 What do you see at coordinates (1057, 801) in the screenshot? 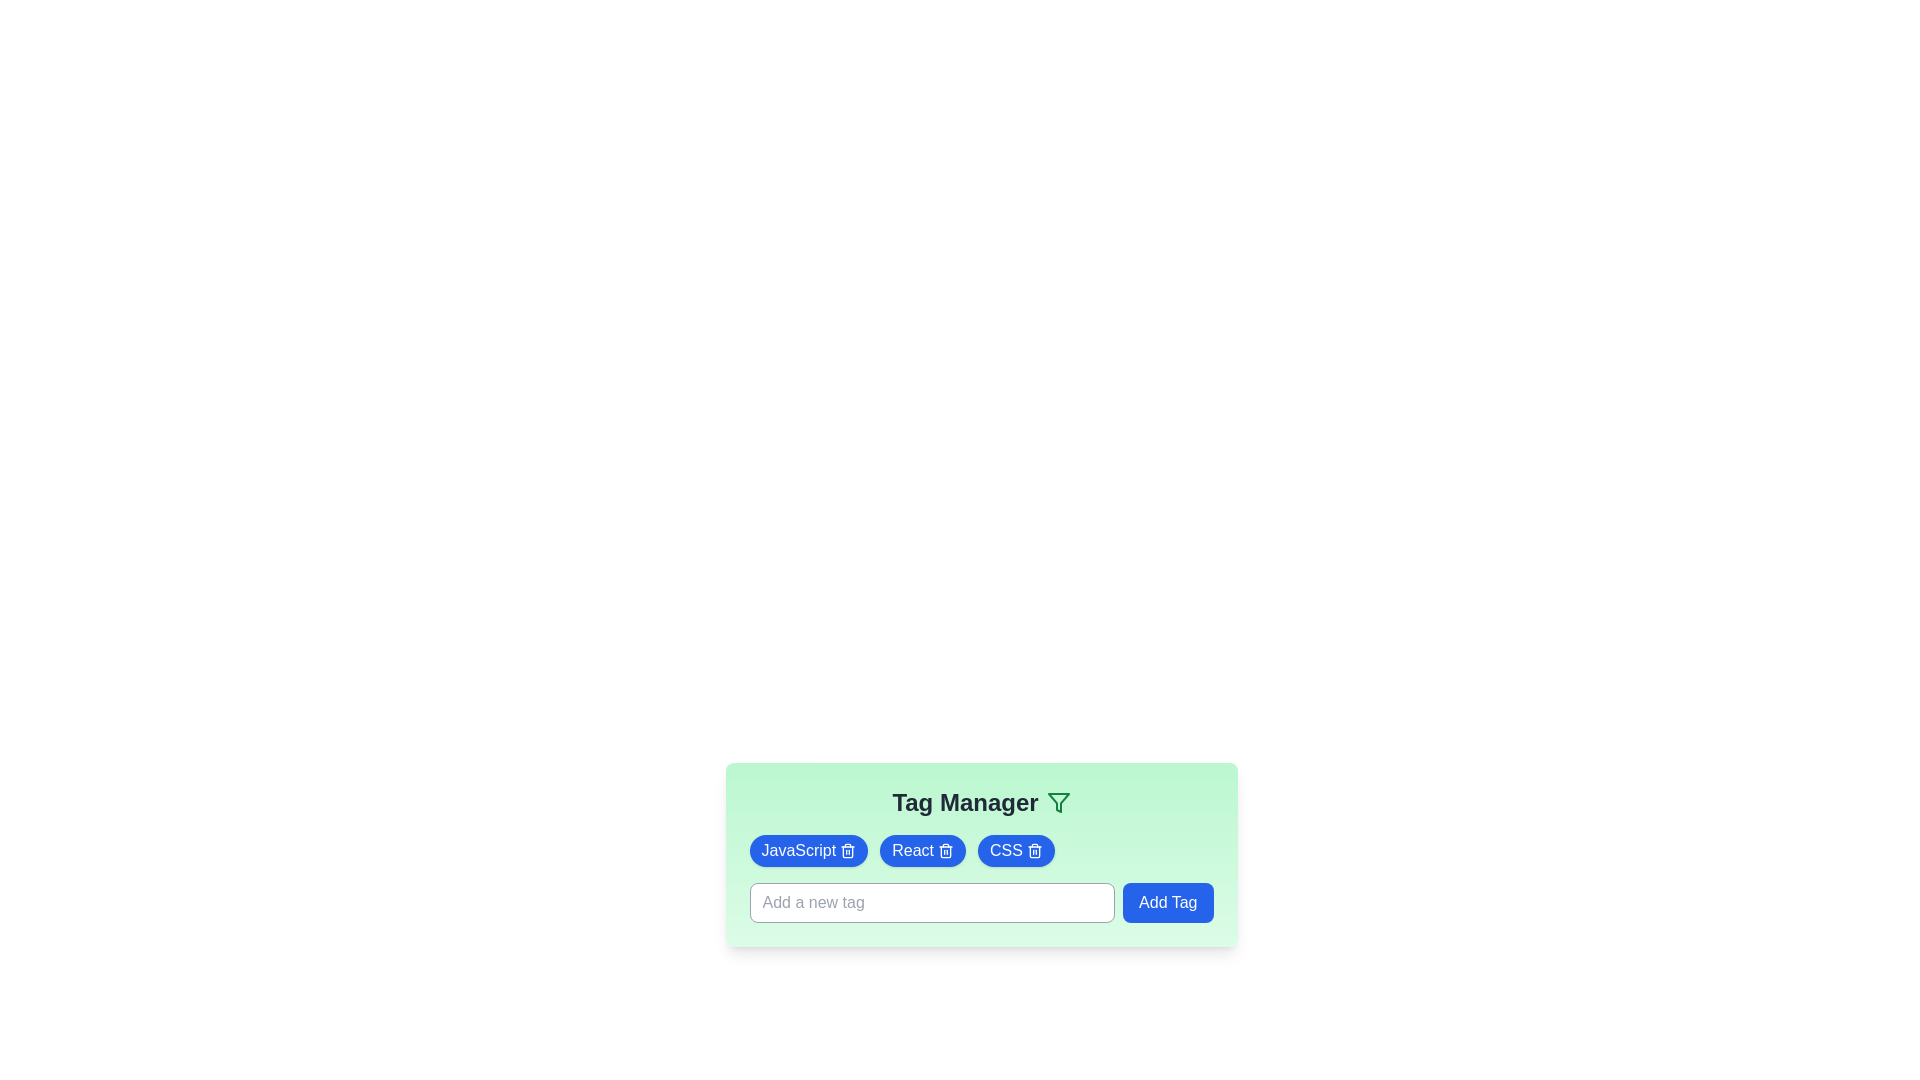
I see `the filter icon with green outlines on a mint-green background located at the top-right of the 'Tag Manager' title header area` at bounding box center [1057, 801].